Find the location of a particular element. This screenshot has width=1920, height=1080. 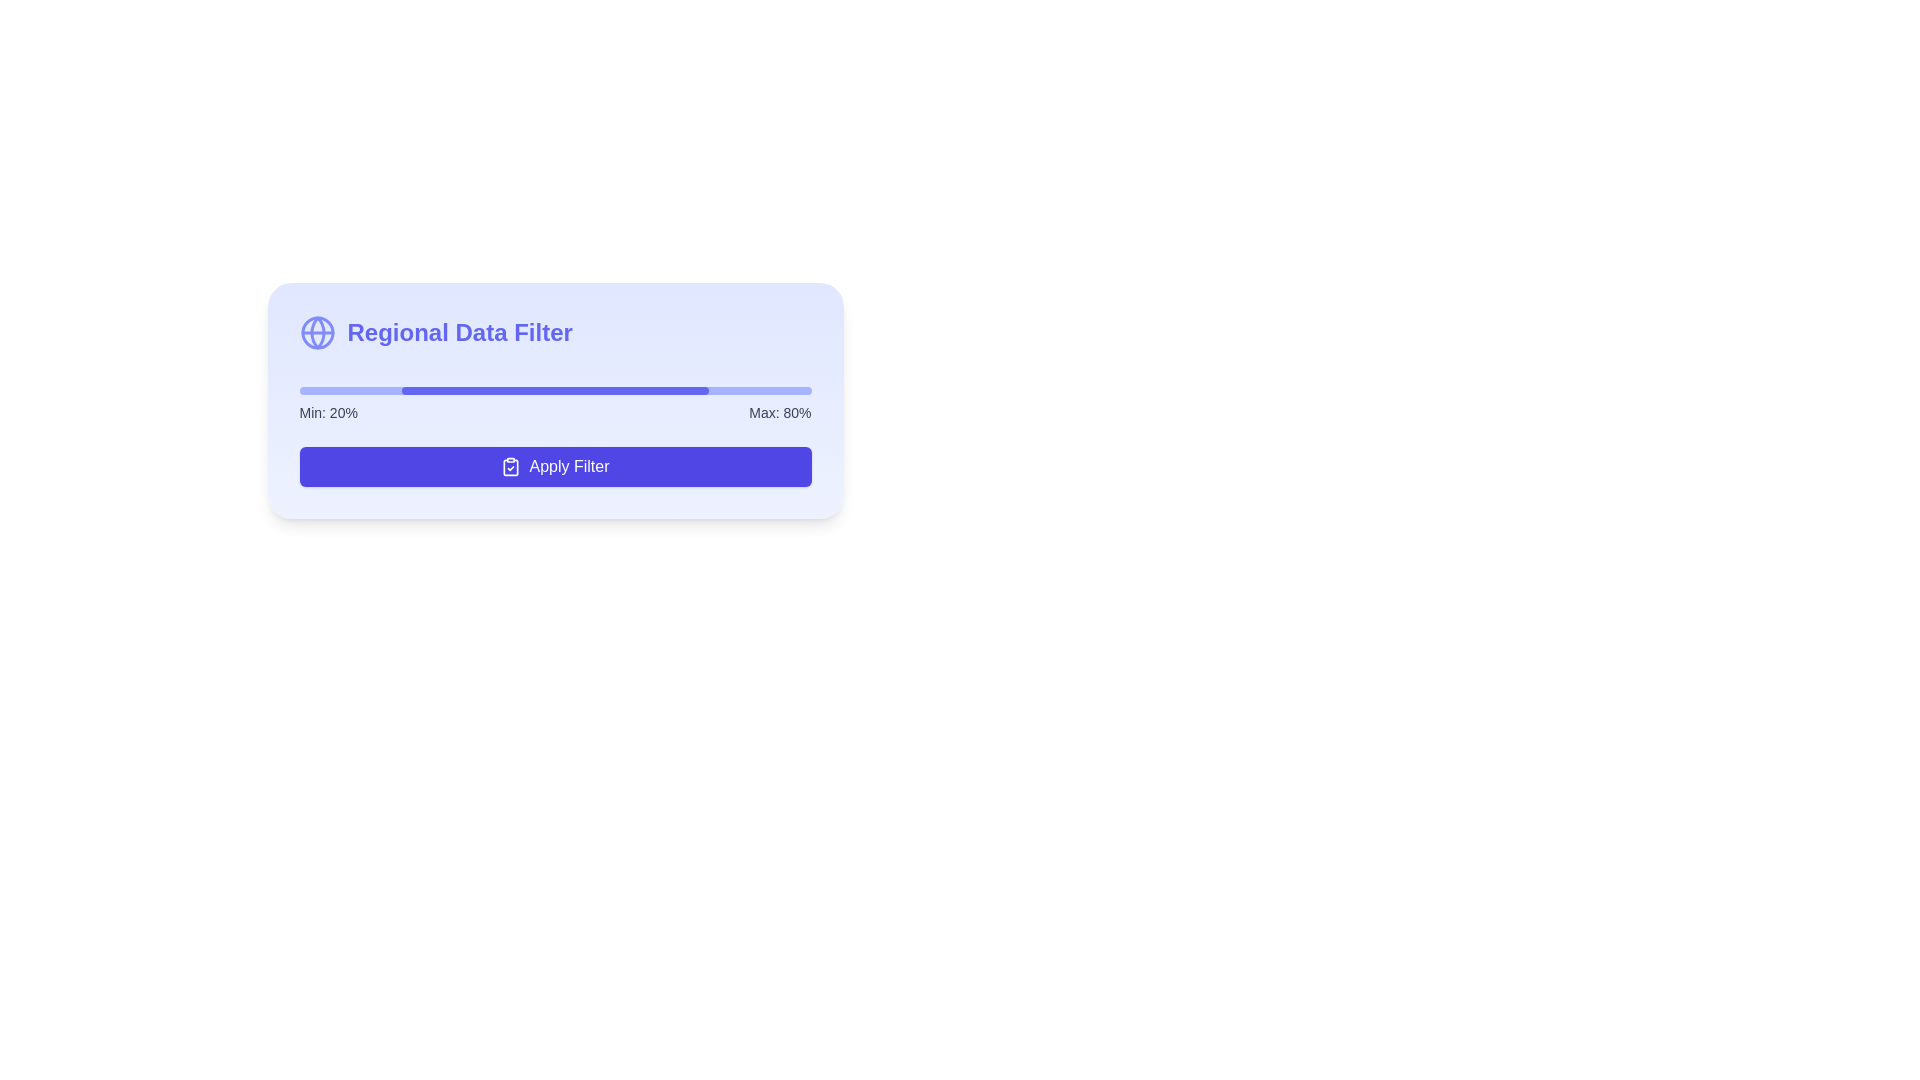

the slider is located at coordinates (652, 386).